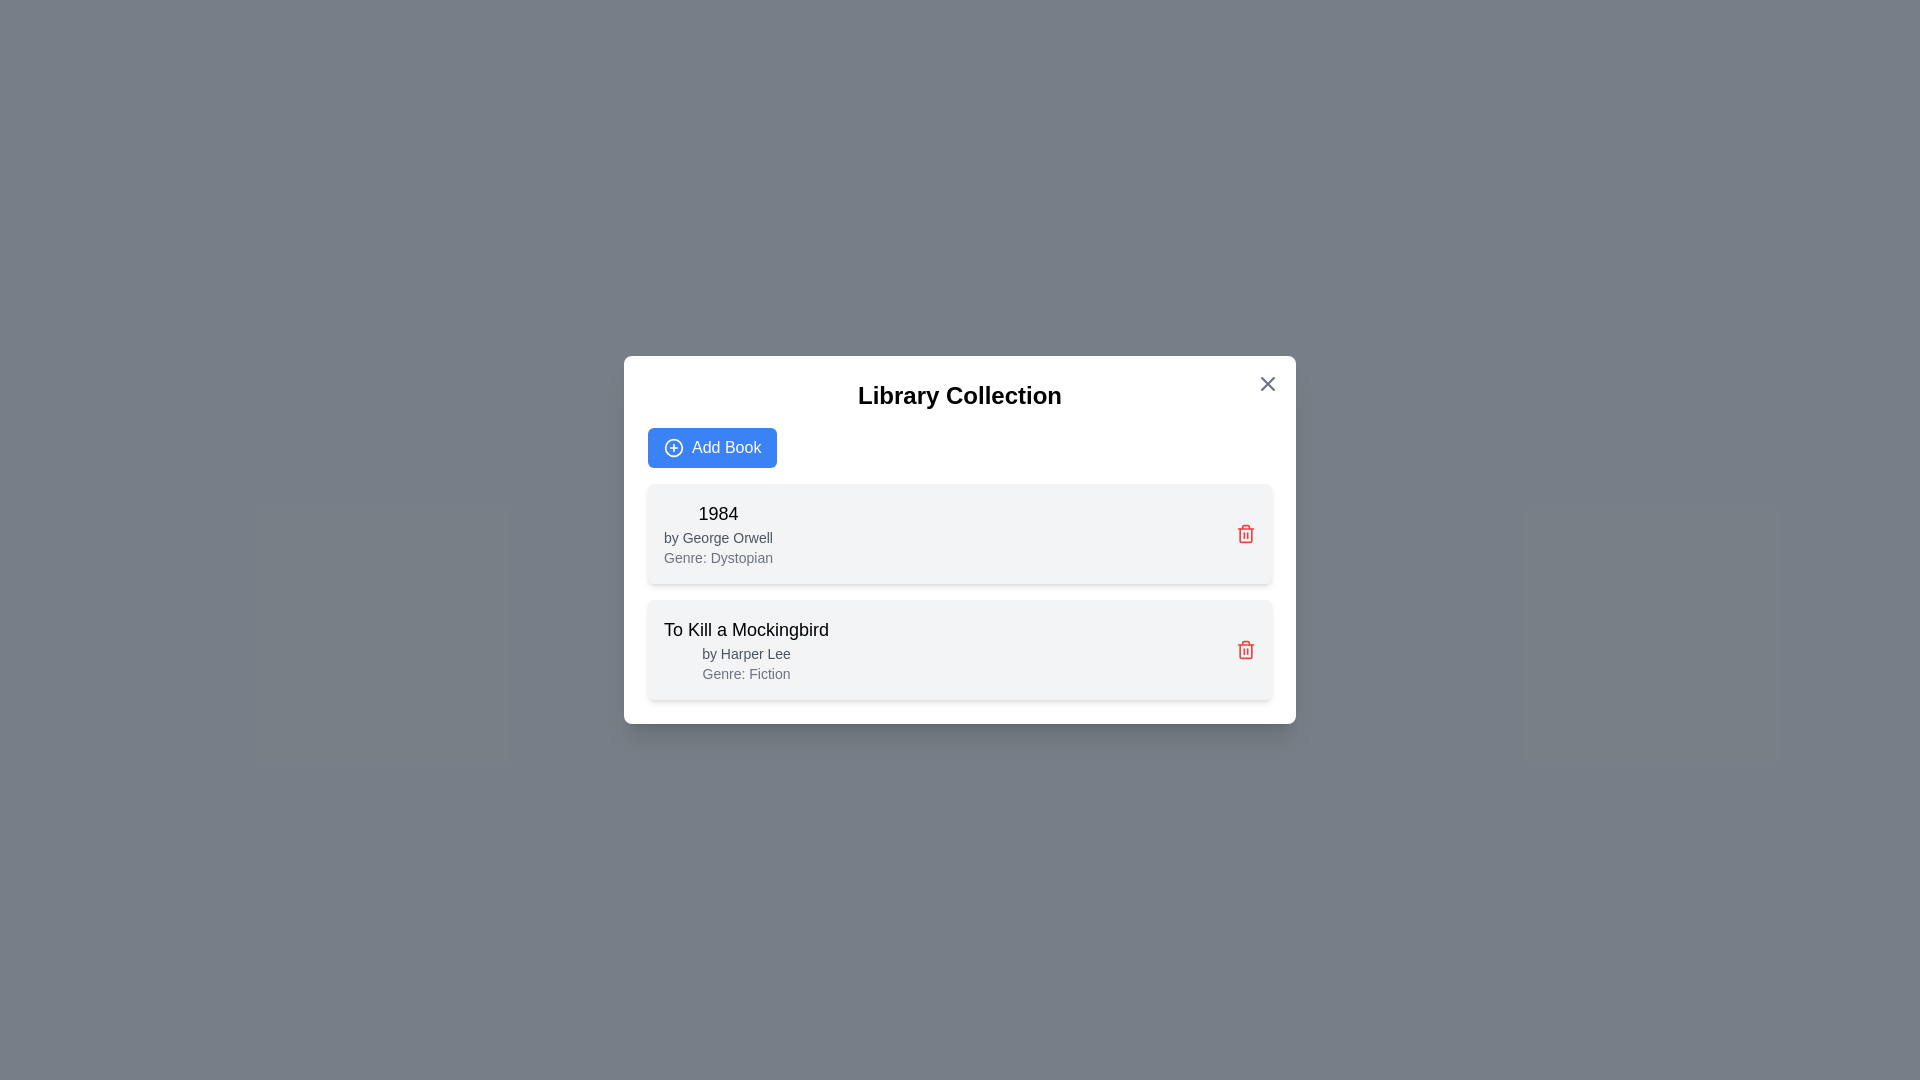  I want to click on the static text element that displays 'Genre: Dystopian', which is styled with a smaller font size and gray color, located under the book title '1984', so click(718, 558).